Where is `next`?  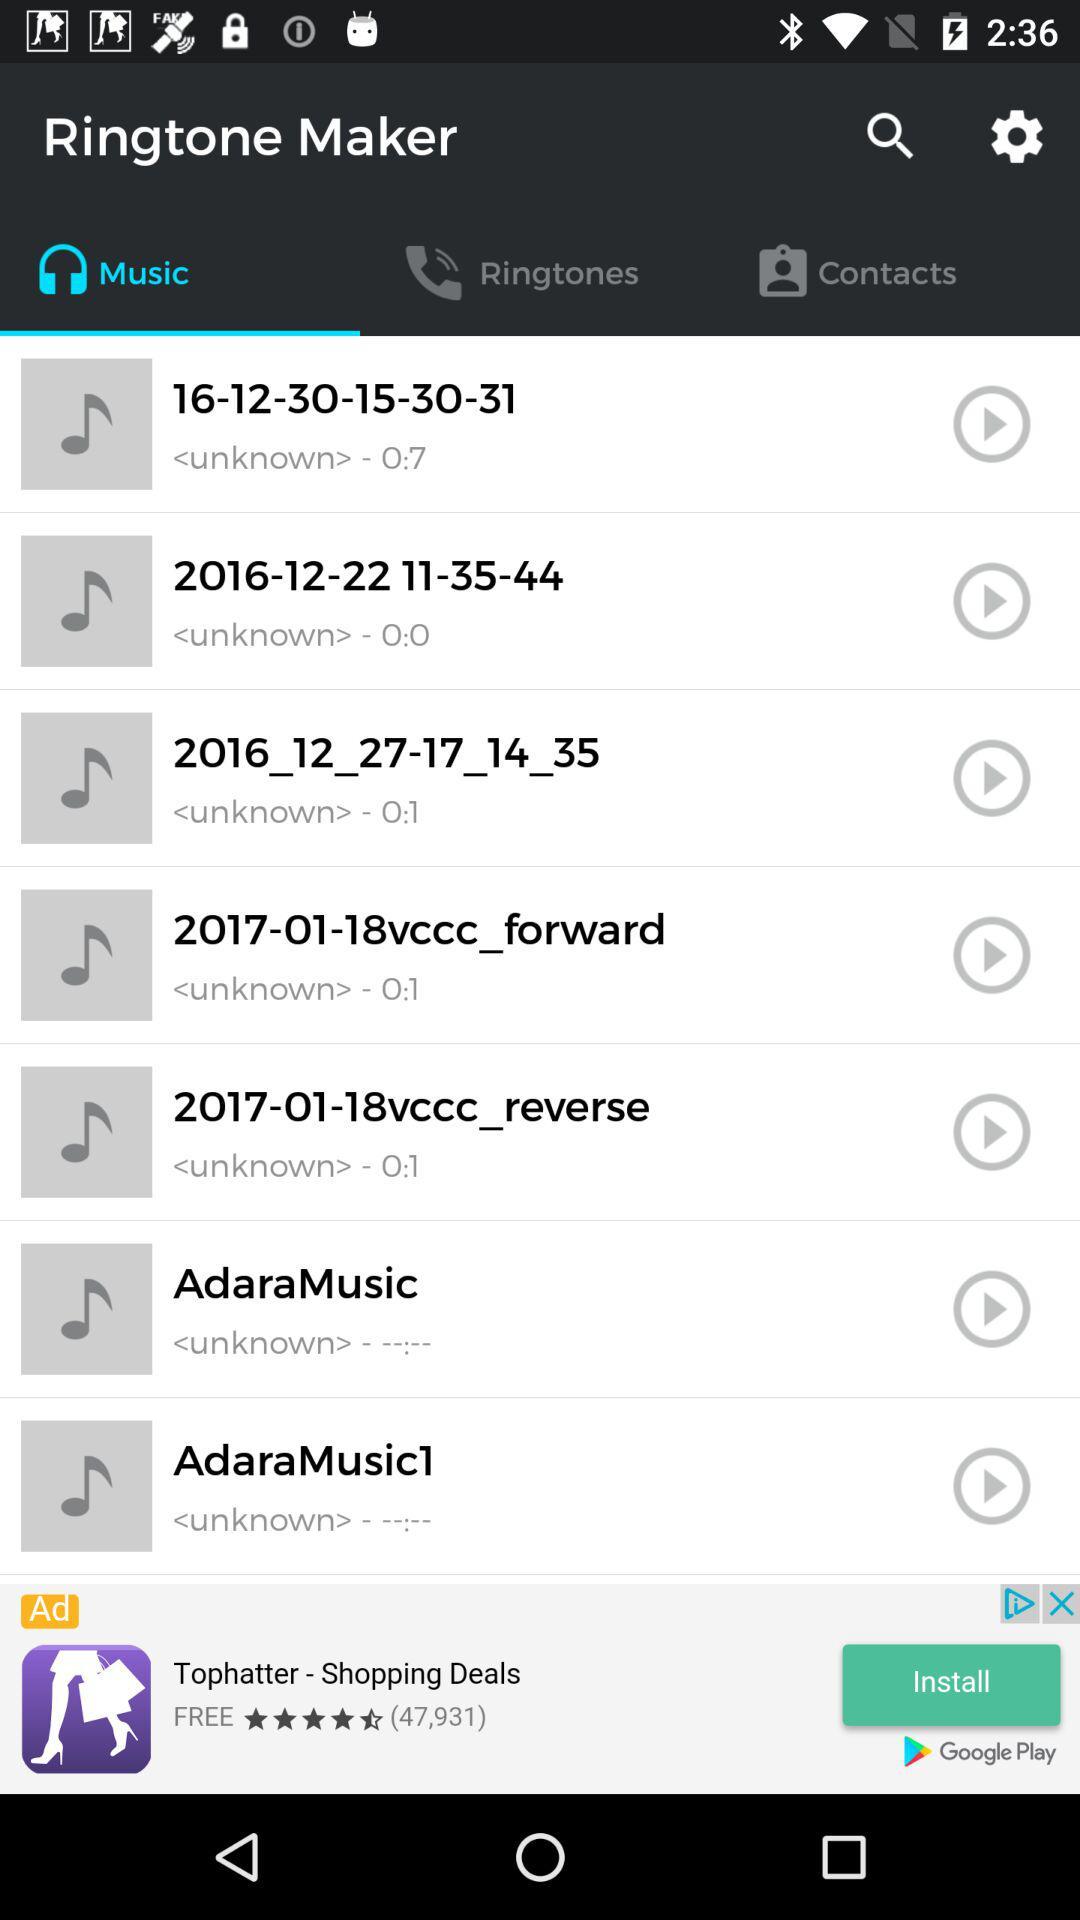 next is located at coordinates (991, 600).